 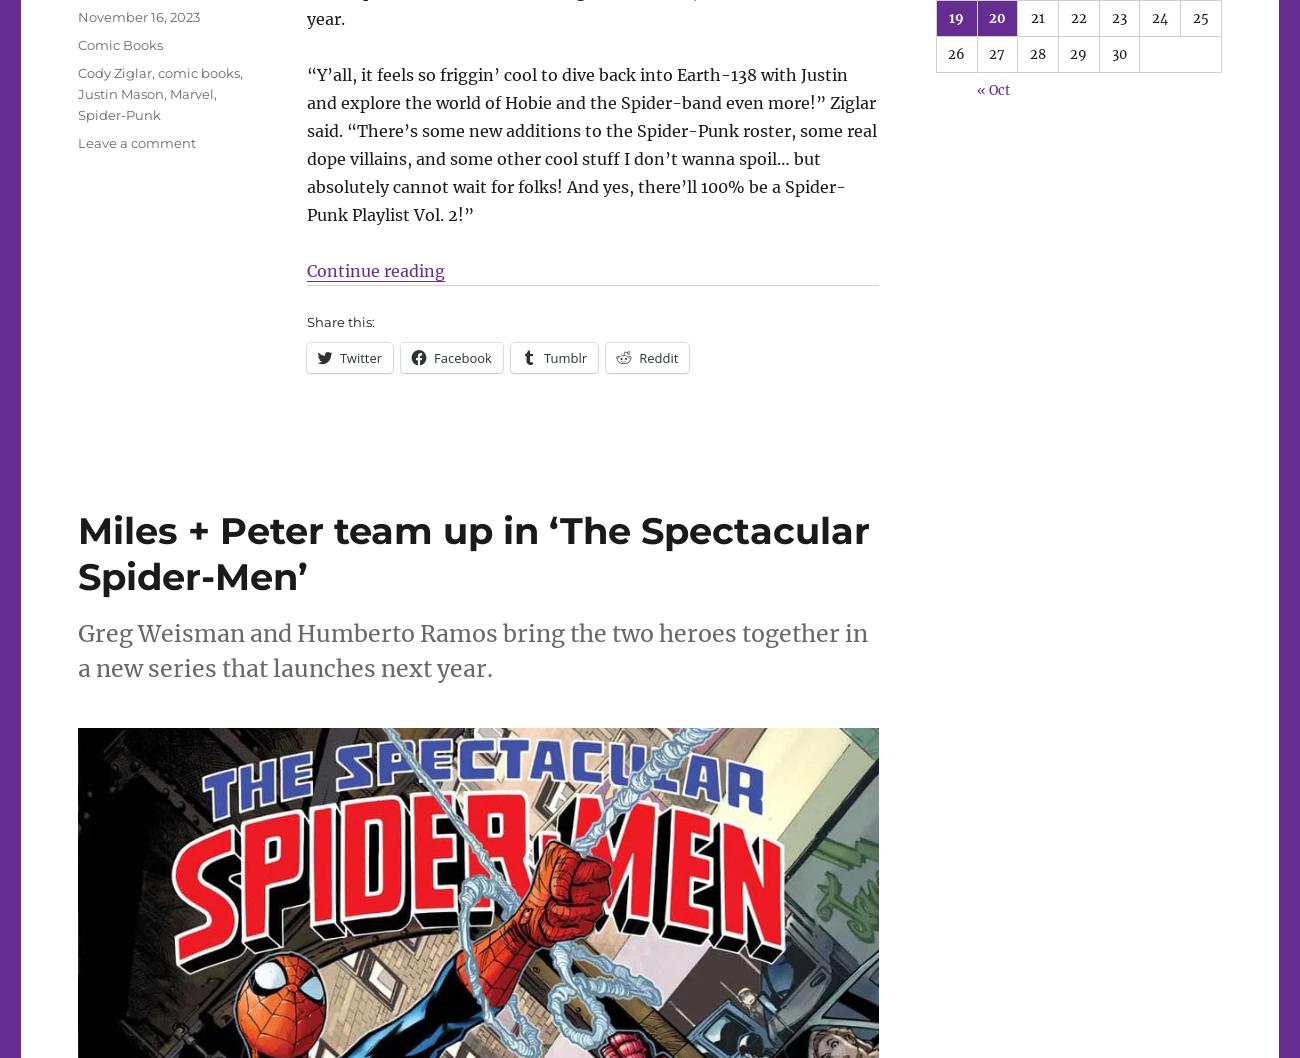 What do you see at coordinates (589, 144) in the screenshot?
I see `'“Y’all, it feels so friggin’ cool to dive back into Earth-138 with Justin and explore the world of Hobie and the Spider-band even more!” Ziglar said. “There’s some new additions to the Spider-Punk roster, some real dope villains, and some other cool stuff I don’t wanna spoil… but absolutely cannot wait for folks! And yes, there’ll 100% be a Spider-Punk Playlist Vol. 2!”'` at bounding box center [589, 144].